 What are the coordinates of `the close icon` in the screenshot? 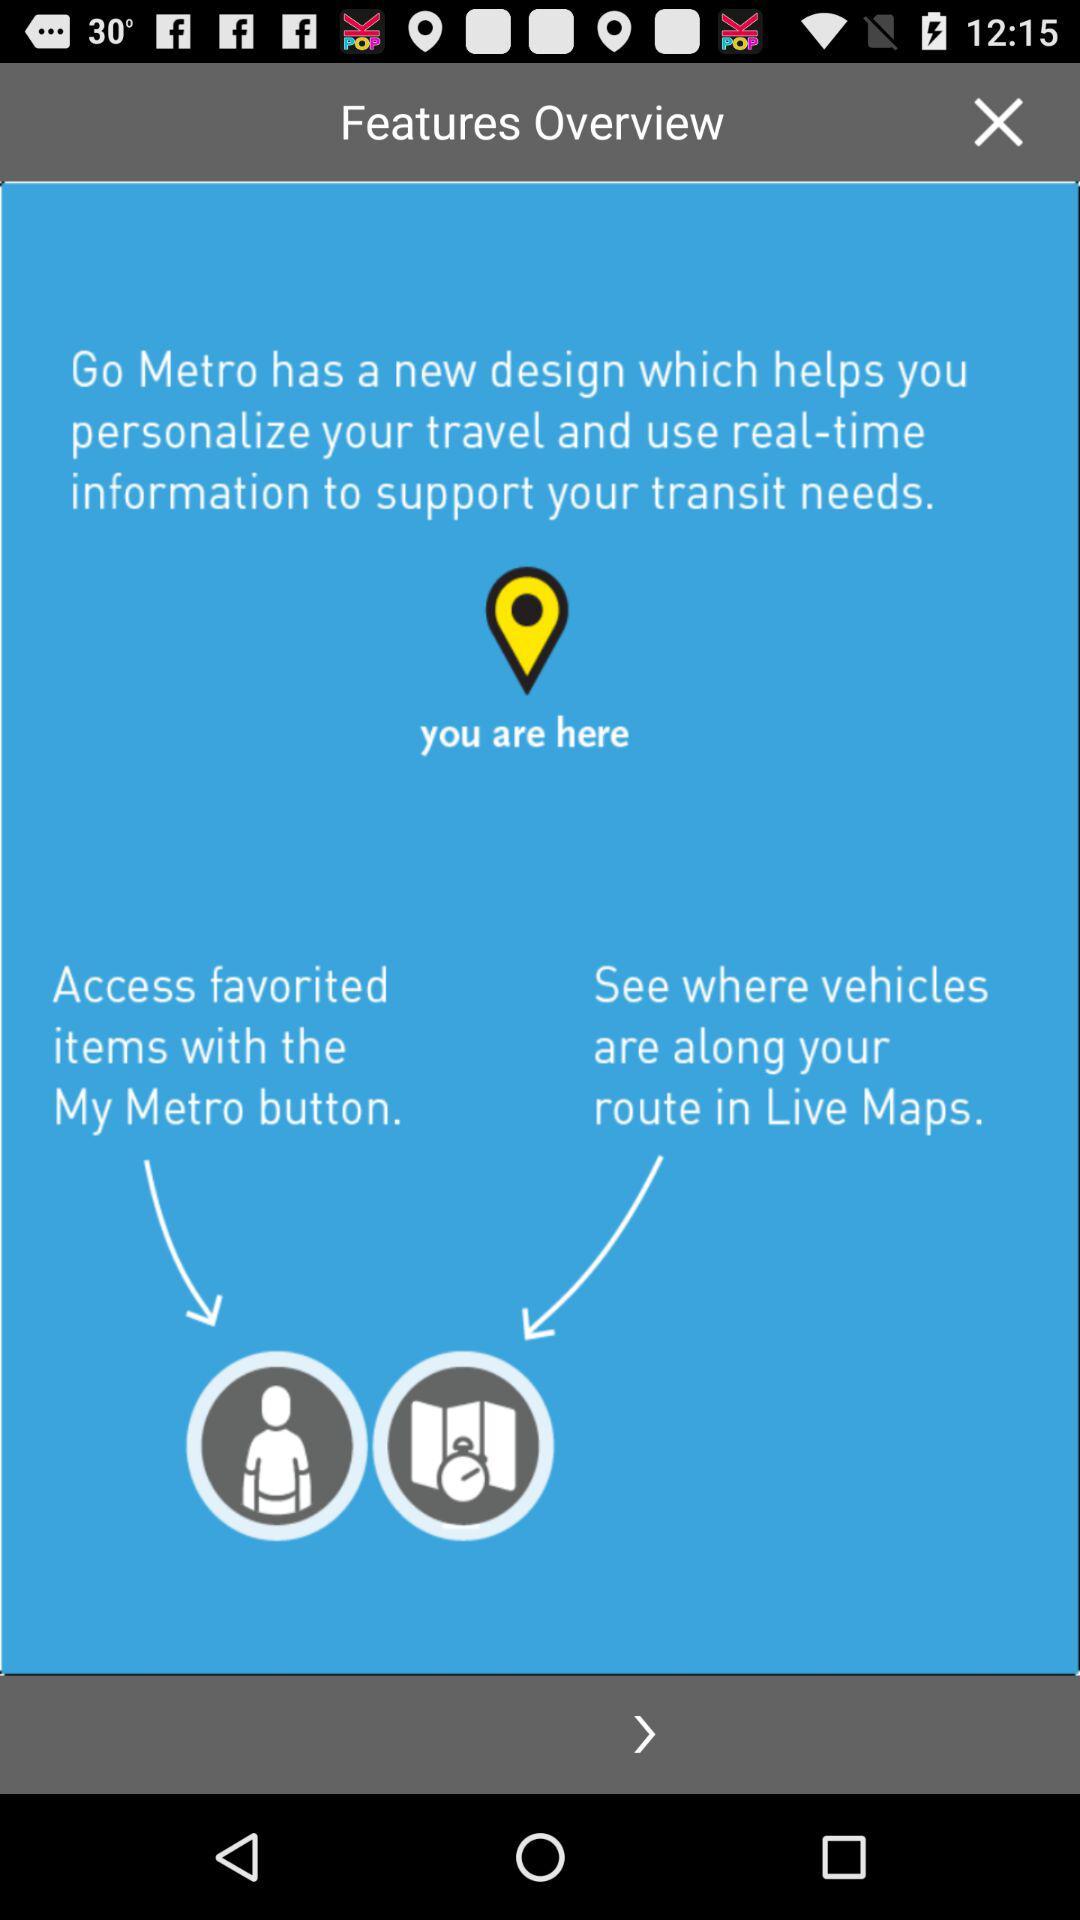 It's located at (998, 129).